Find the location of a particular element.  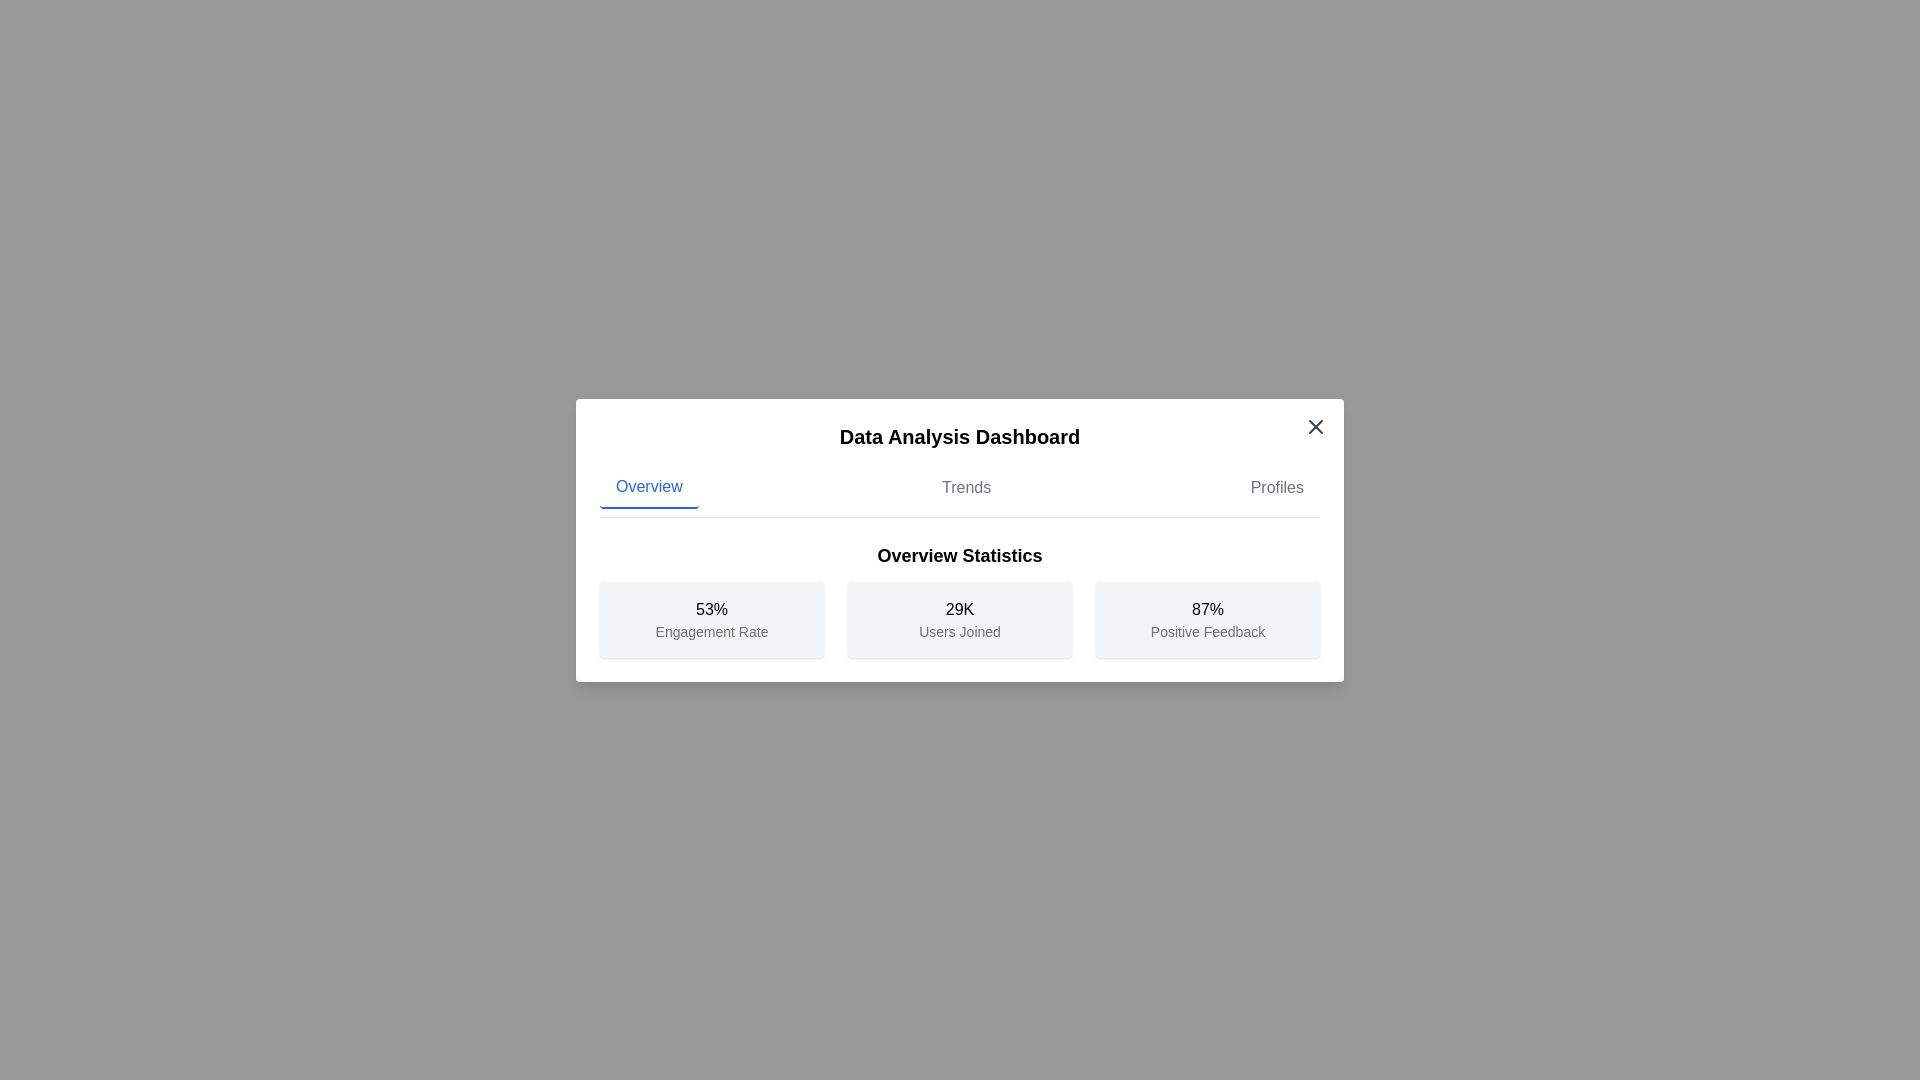

the second tab in the navigation section labeled 'Trends' to switch the display to the Trends view, focusing on trends-related data is located at coordinates (966, 487).